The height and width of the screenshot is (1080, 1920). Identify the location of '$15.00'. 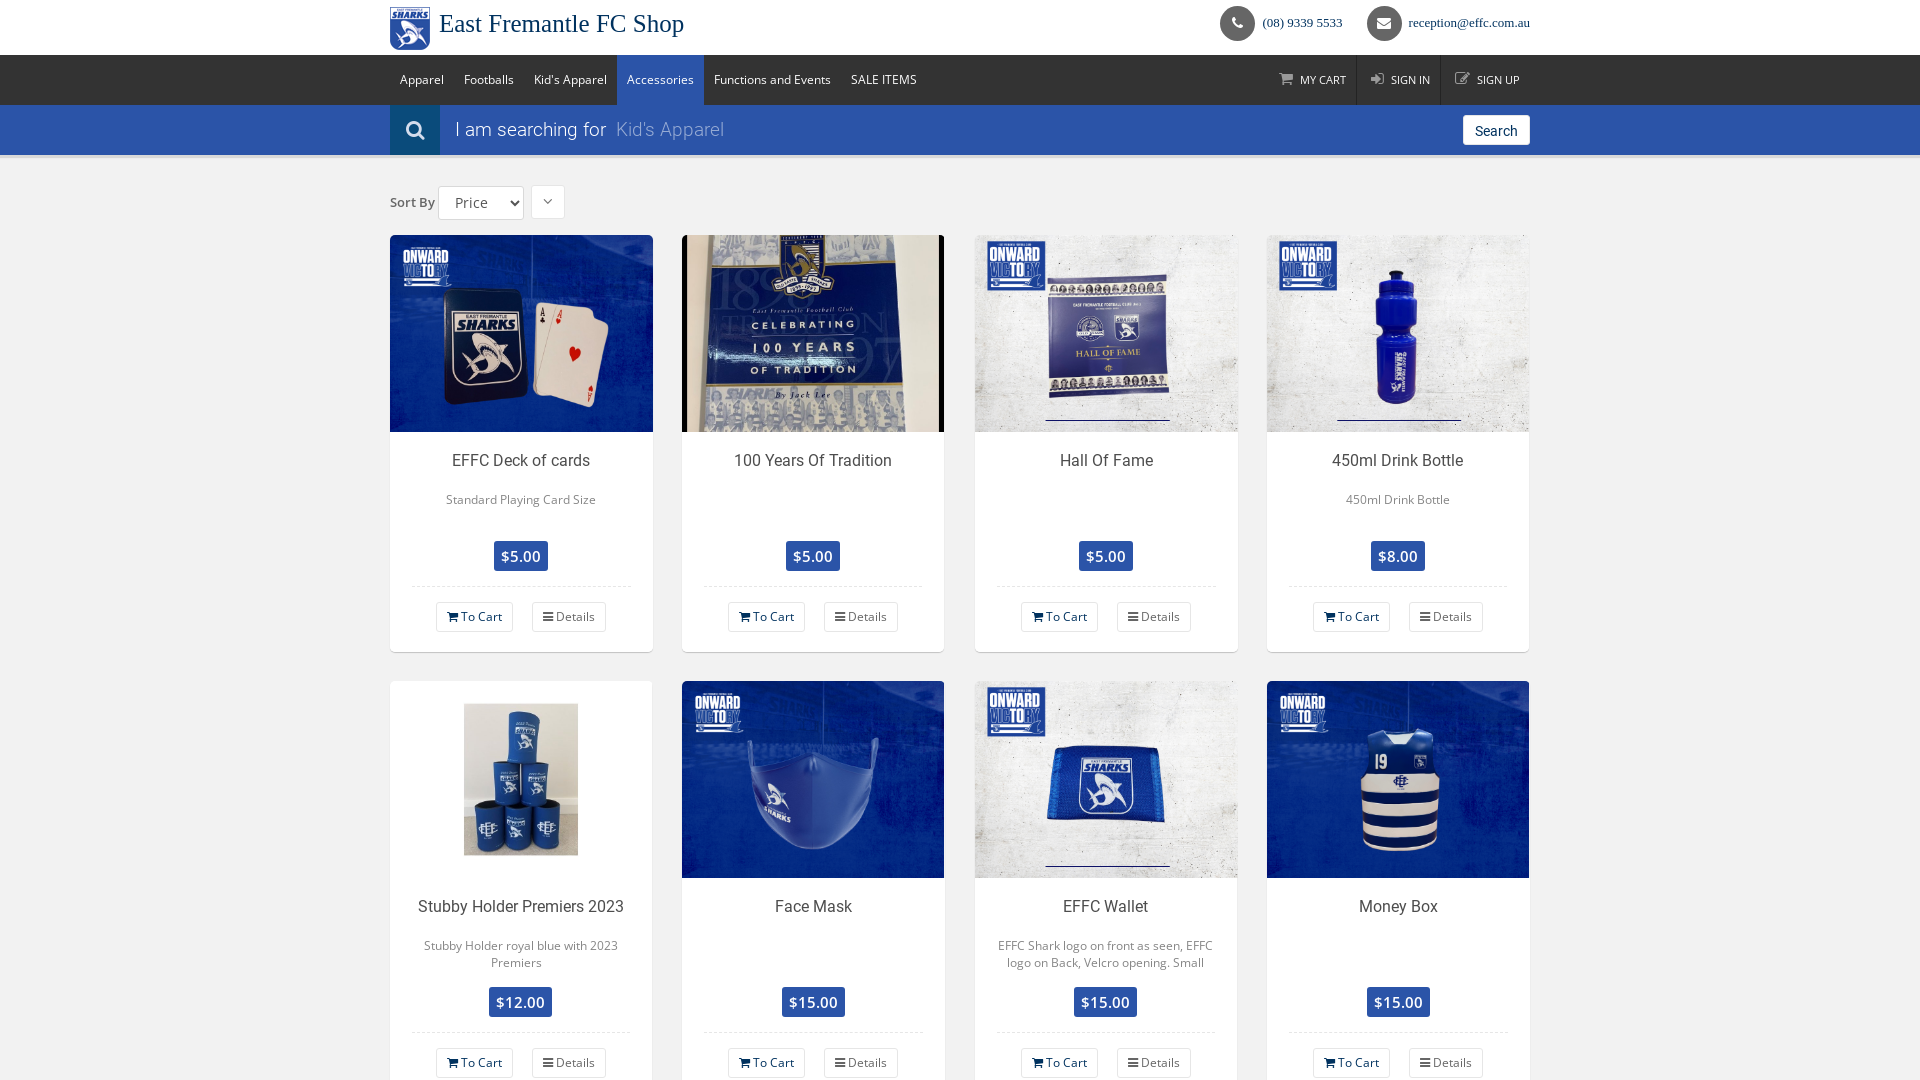
(813, 1002).